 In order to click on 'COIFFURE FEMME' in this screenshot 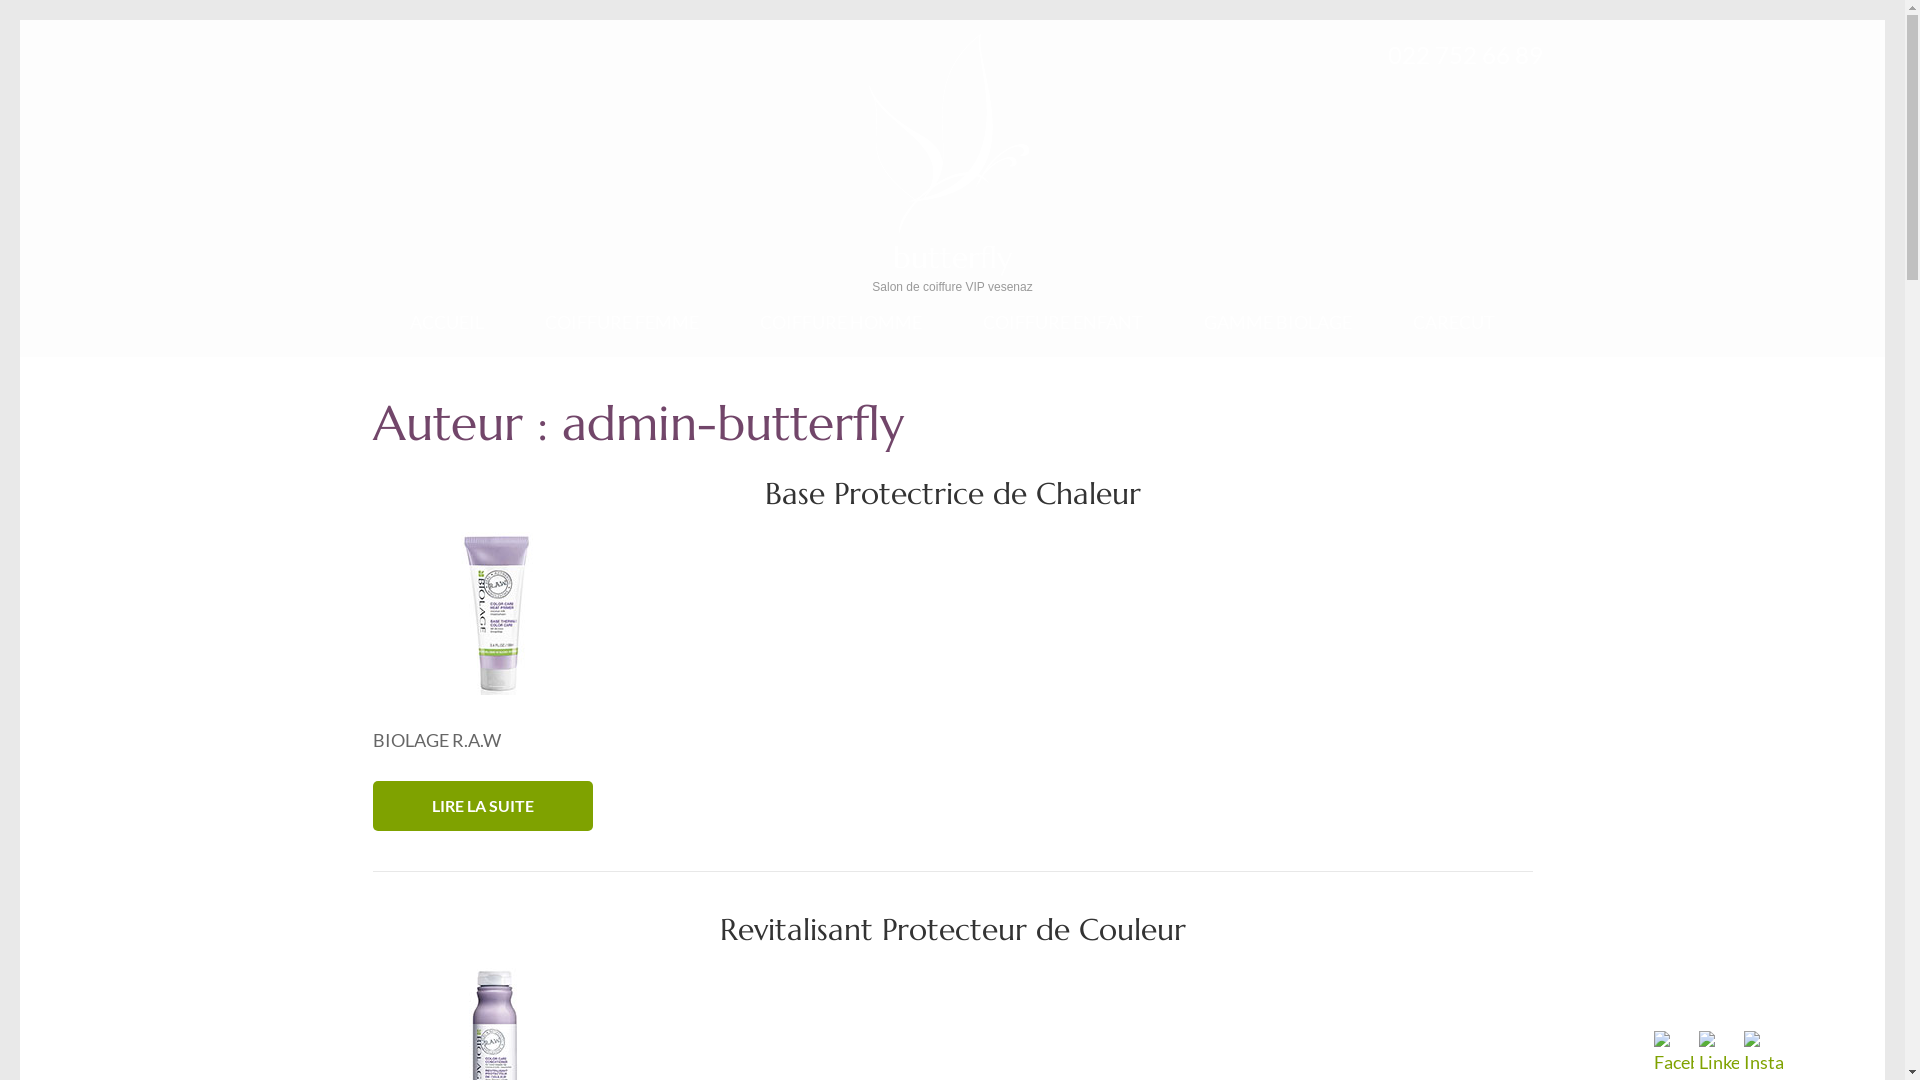, I will do `click(621, 333)`.